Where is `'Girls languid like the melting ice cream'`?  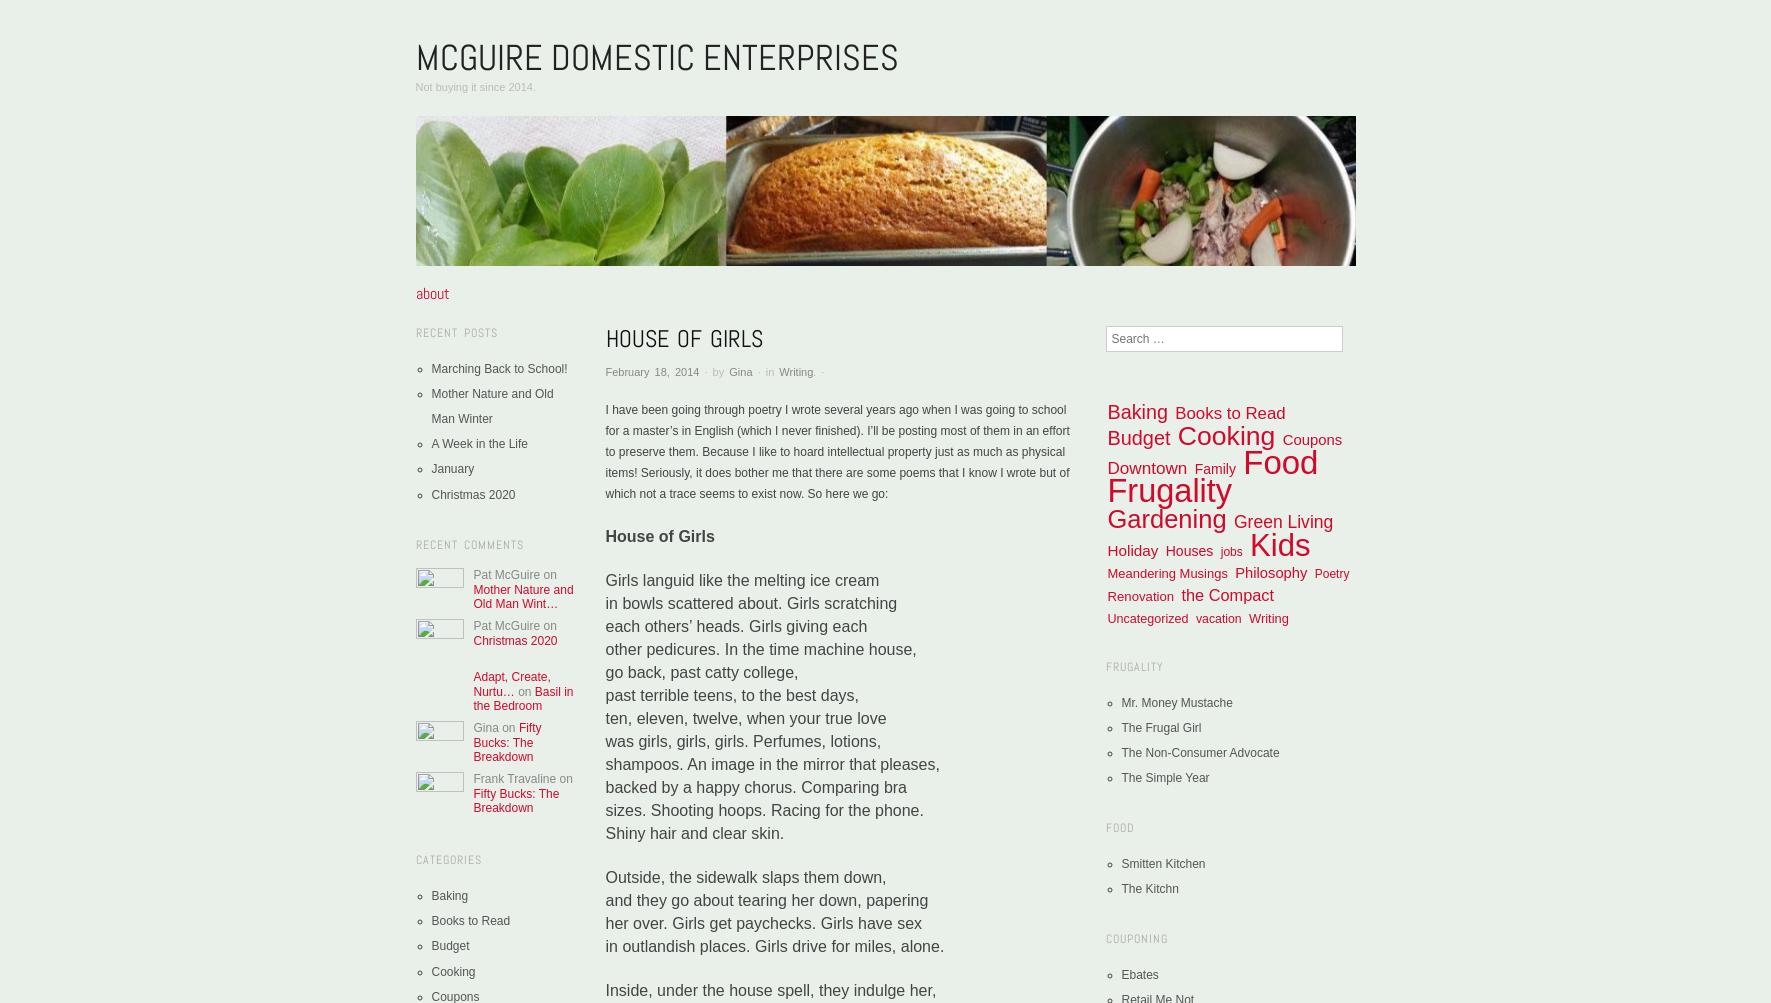 'Girls languid like the melting ice cream' is located at coordinates (742, 579).